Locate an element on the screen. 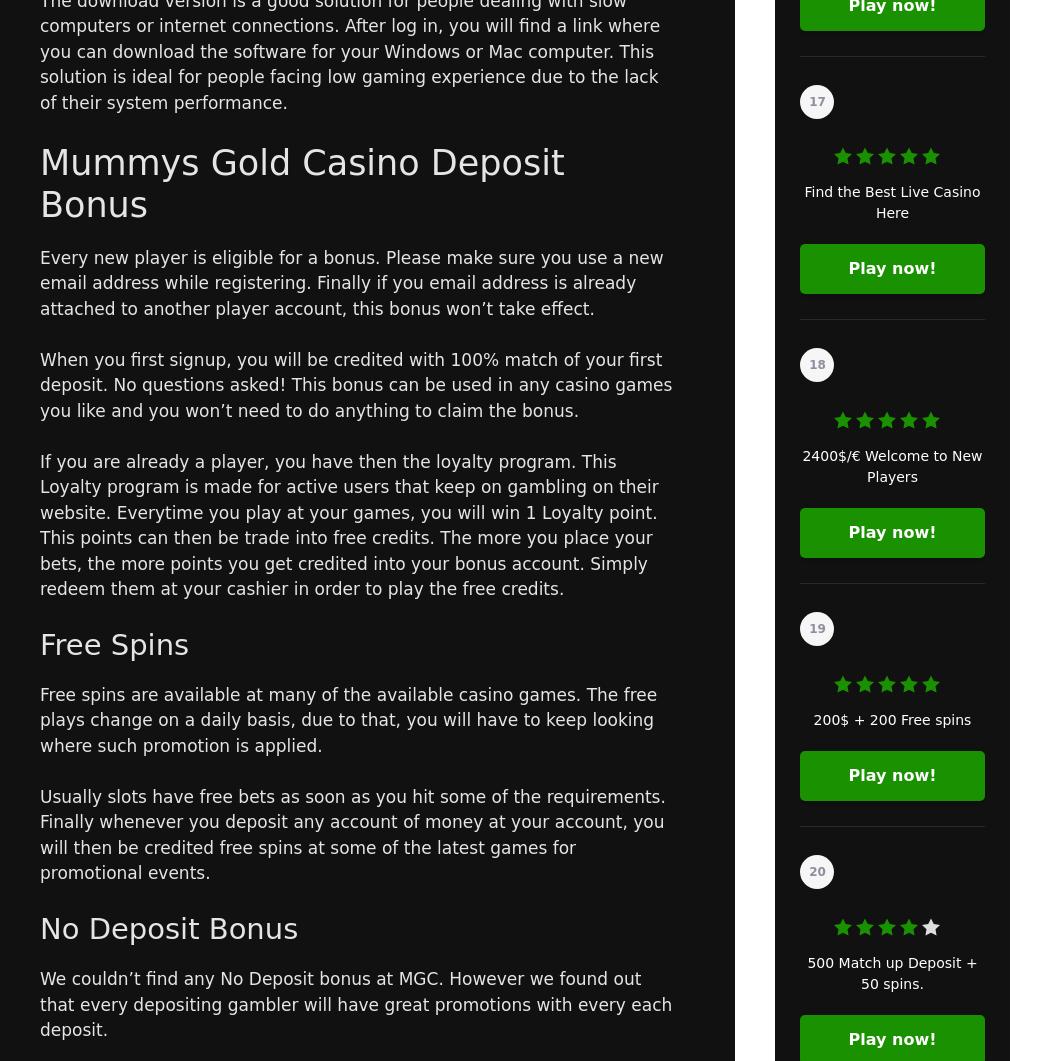 Image resolution: width=1050 pixels, height=1061 pixels. 'Find the Best Live Casino Here' is located at coordinates (802, 201).